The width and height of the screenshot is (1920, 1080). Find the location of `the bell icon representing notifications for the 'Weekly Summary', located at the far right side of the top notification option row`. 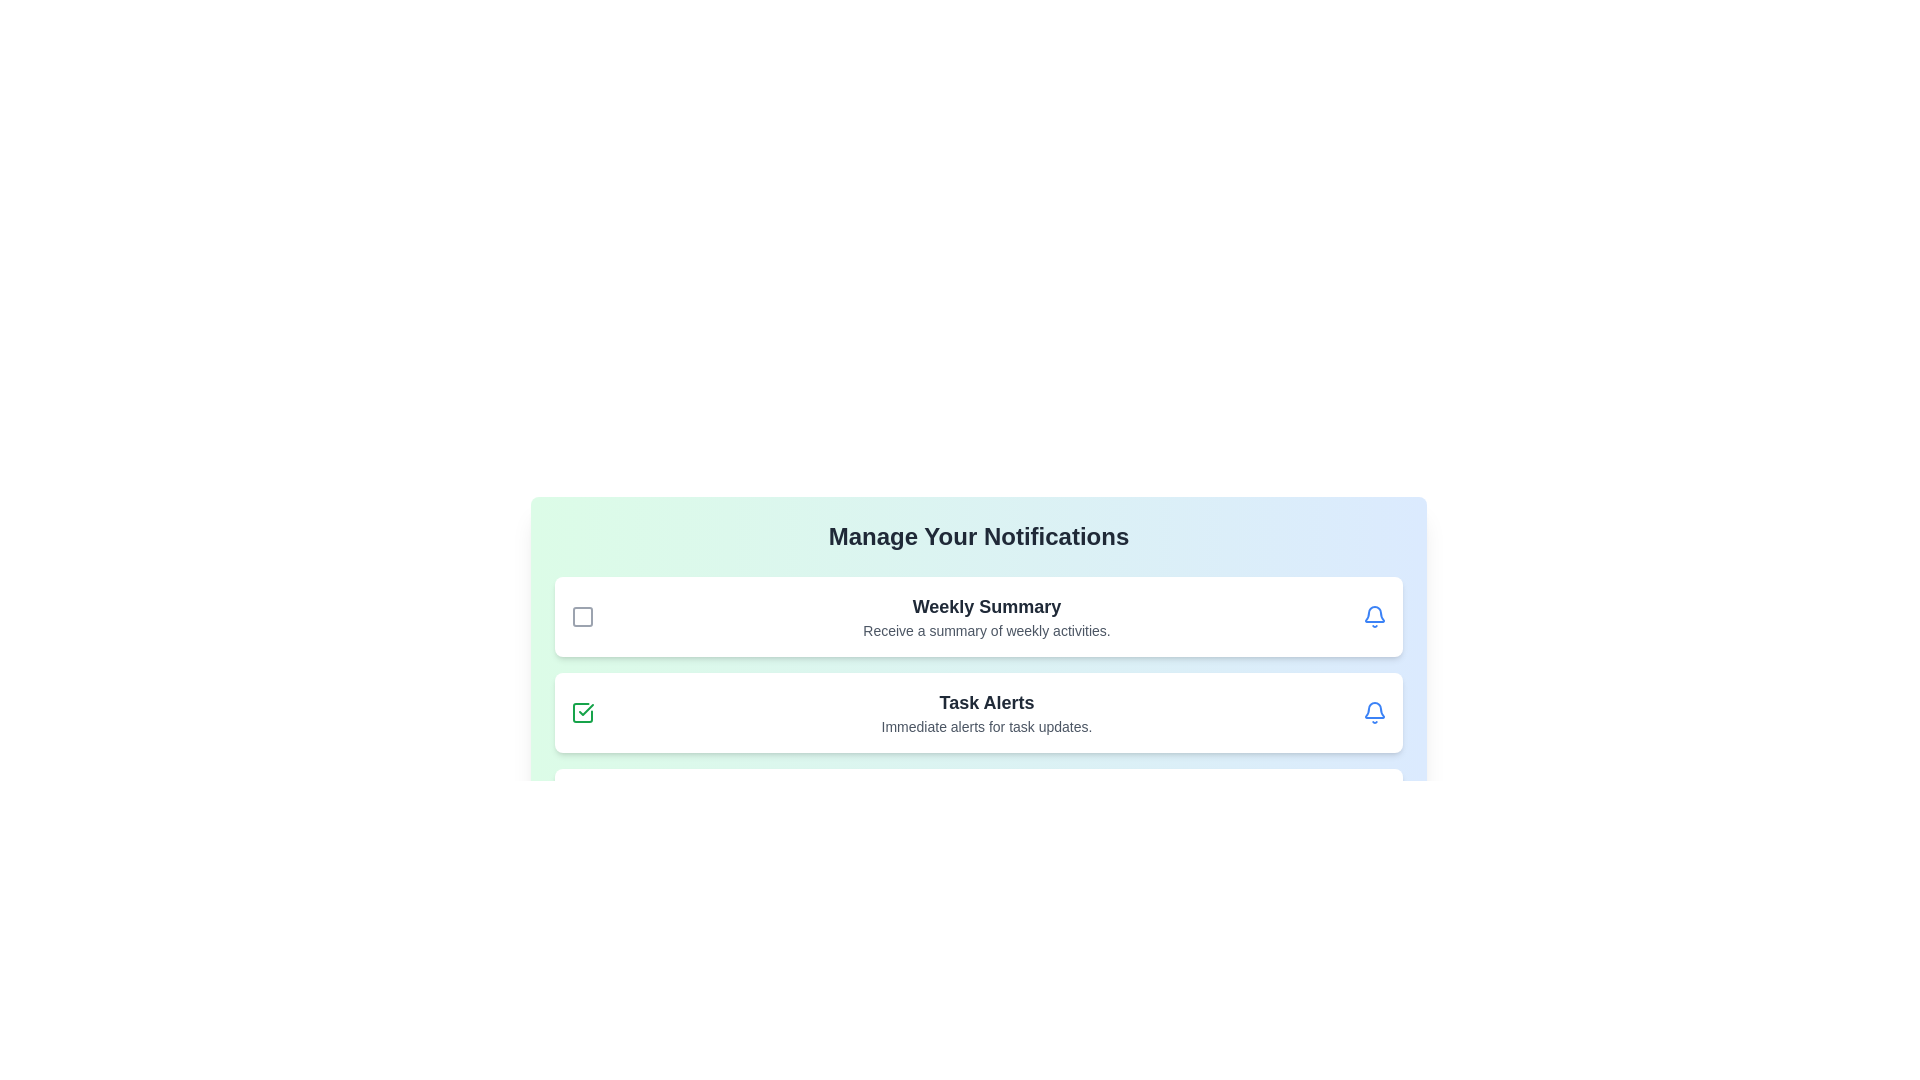

the bell icon representing notifications for the 'Weekly Summary', located at the far right side of the top notification option row is located at coordinates (1373, 616).